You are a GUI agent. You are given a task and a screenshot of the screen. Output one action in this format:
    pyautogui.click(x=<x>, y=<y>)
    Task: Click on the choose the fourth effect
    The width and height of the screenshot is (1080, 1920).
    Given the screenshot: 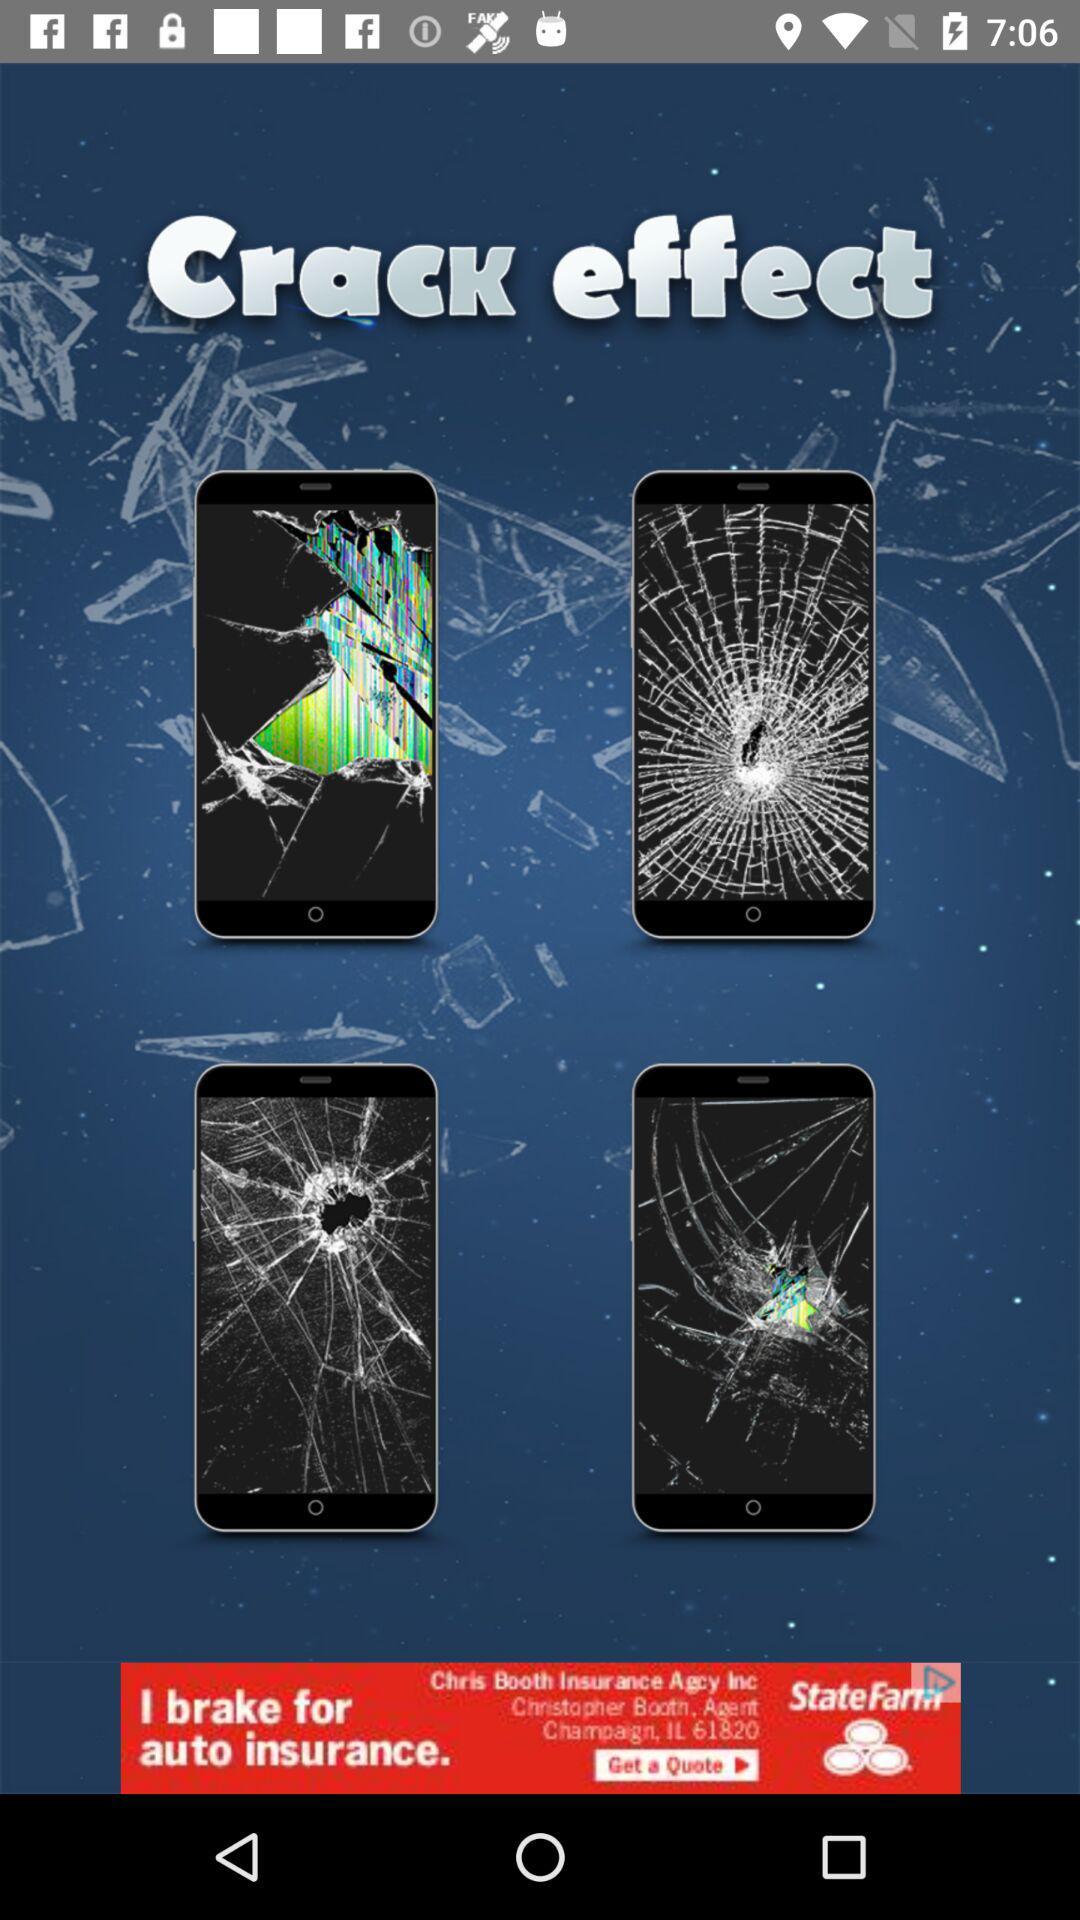 What is the action you would take?
    pyautogui.click(x=755, y=1308)
    